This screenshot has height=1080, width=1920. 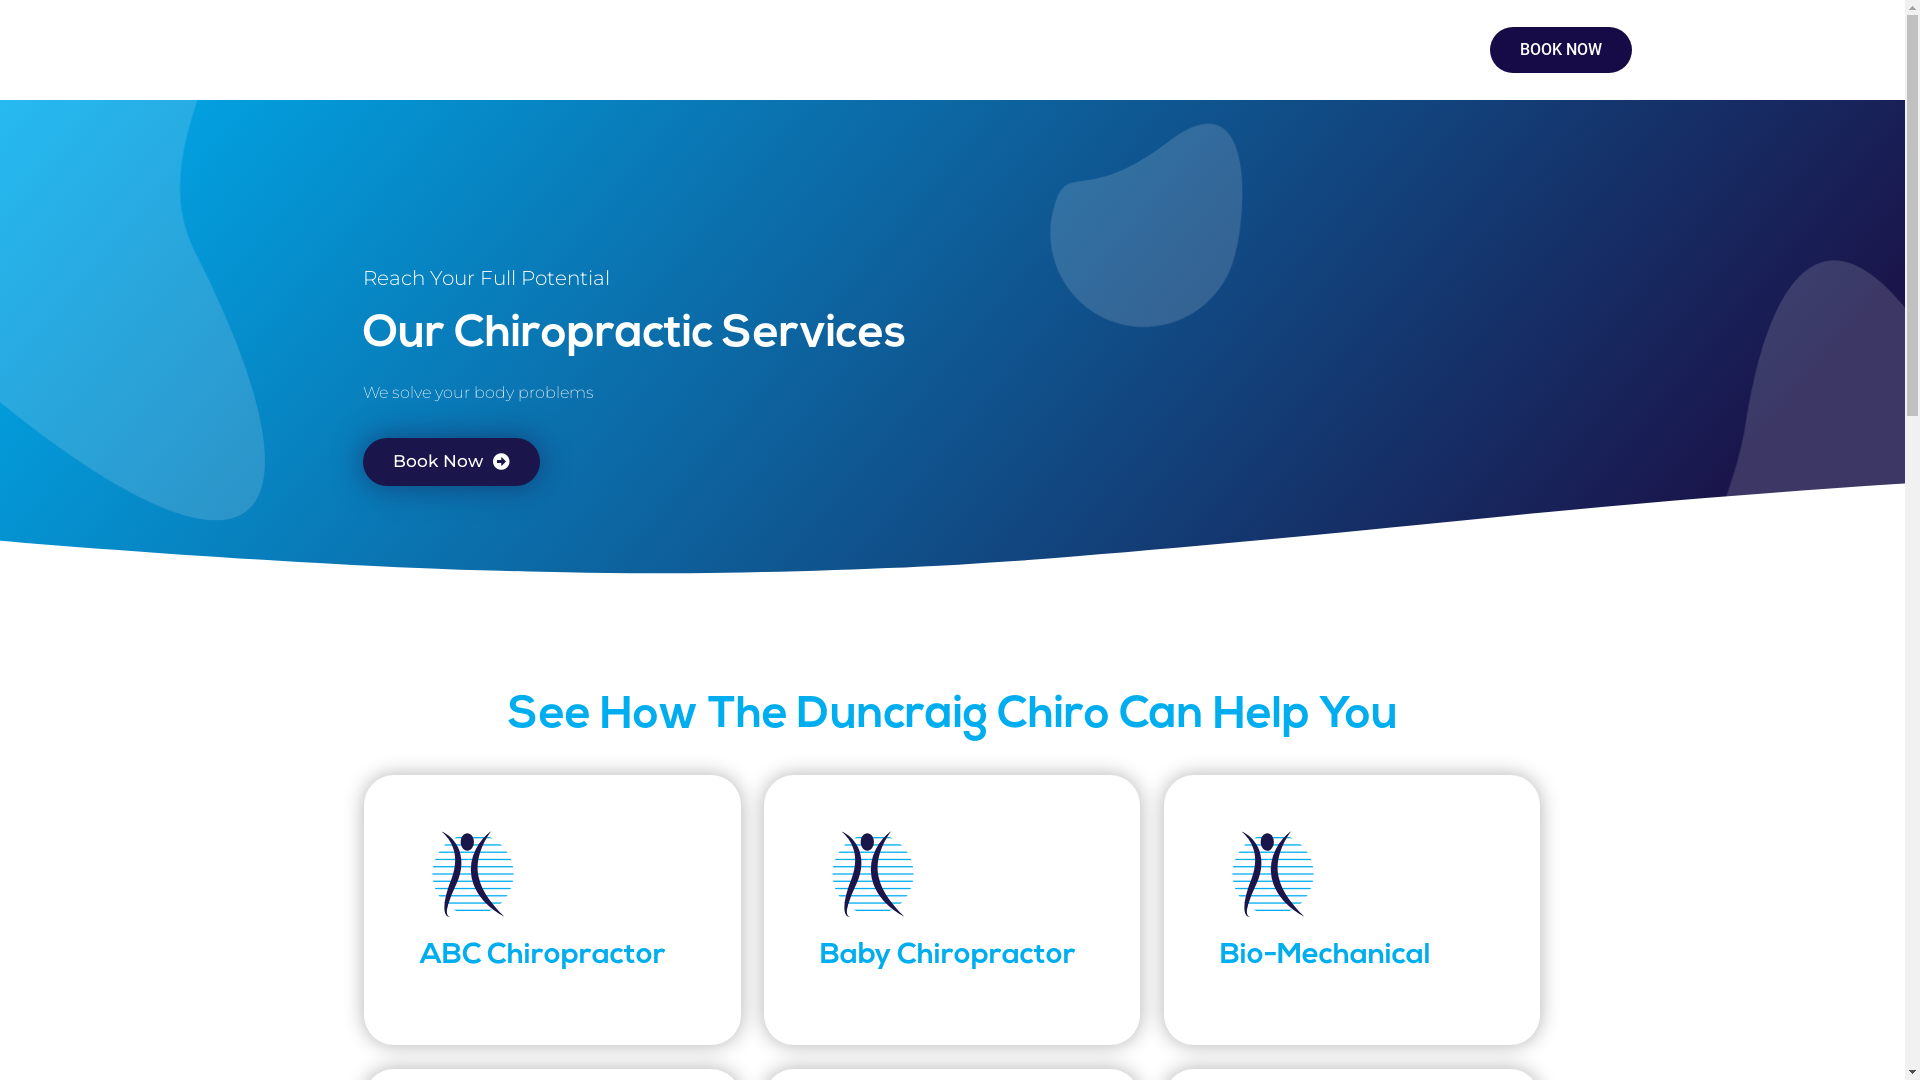 What do you see at coordinates (1329, 43) in the screenshot?
I see `'9246 9558'` at bounding box center [1329, 43].